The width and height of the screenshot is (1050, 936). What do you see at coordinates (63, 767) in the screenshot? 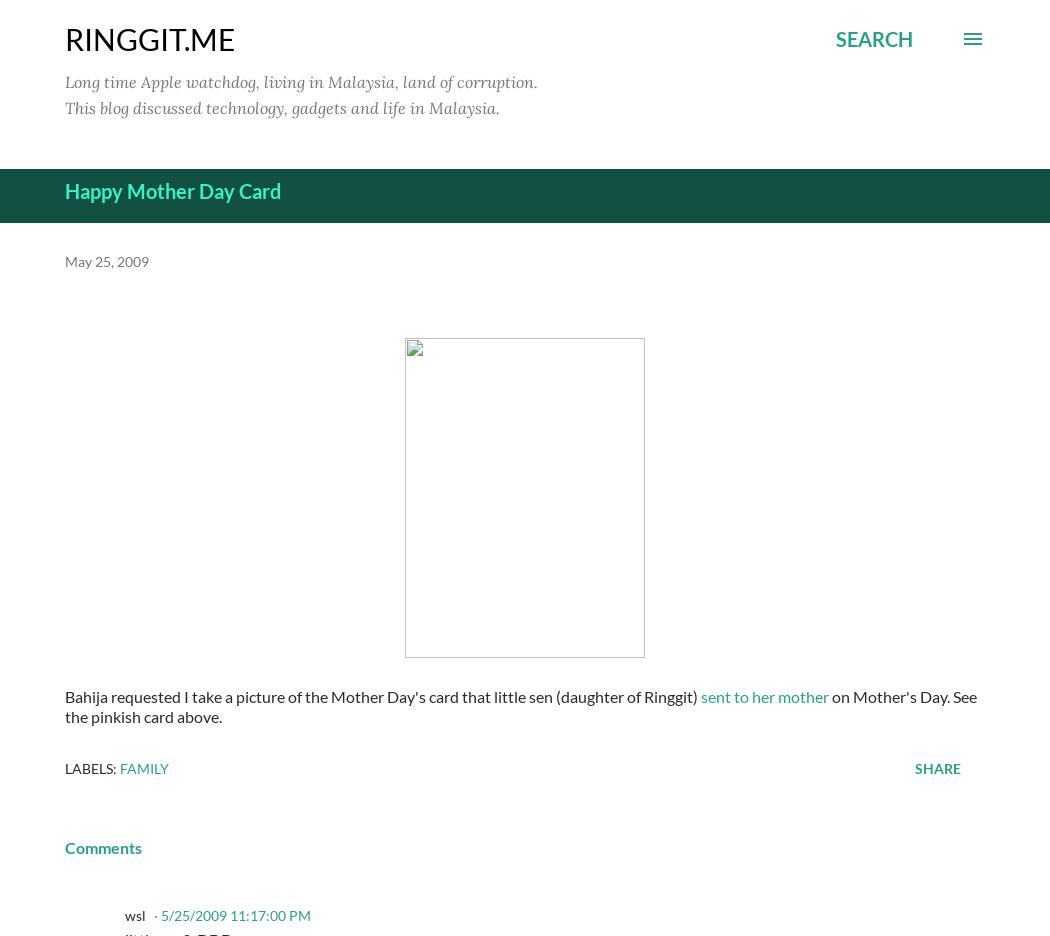
I see `'Labels:'` at bounding box center [63, 767].